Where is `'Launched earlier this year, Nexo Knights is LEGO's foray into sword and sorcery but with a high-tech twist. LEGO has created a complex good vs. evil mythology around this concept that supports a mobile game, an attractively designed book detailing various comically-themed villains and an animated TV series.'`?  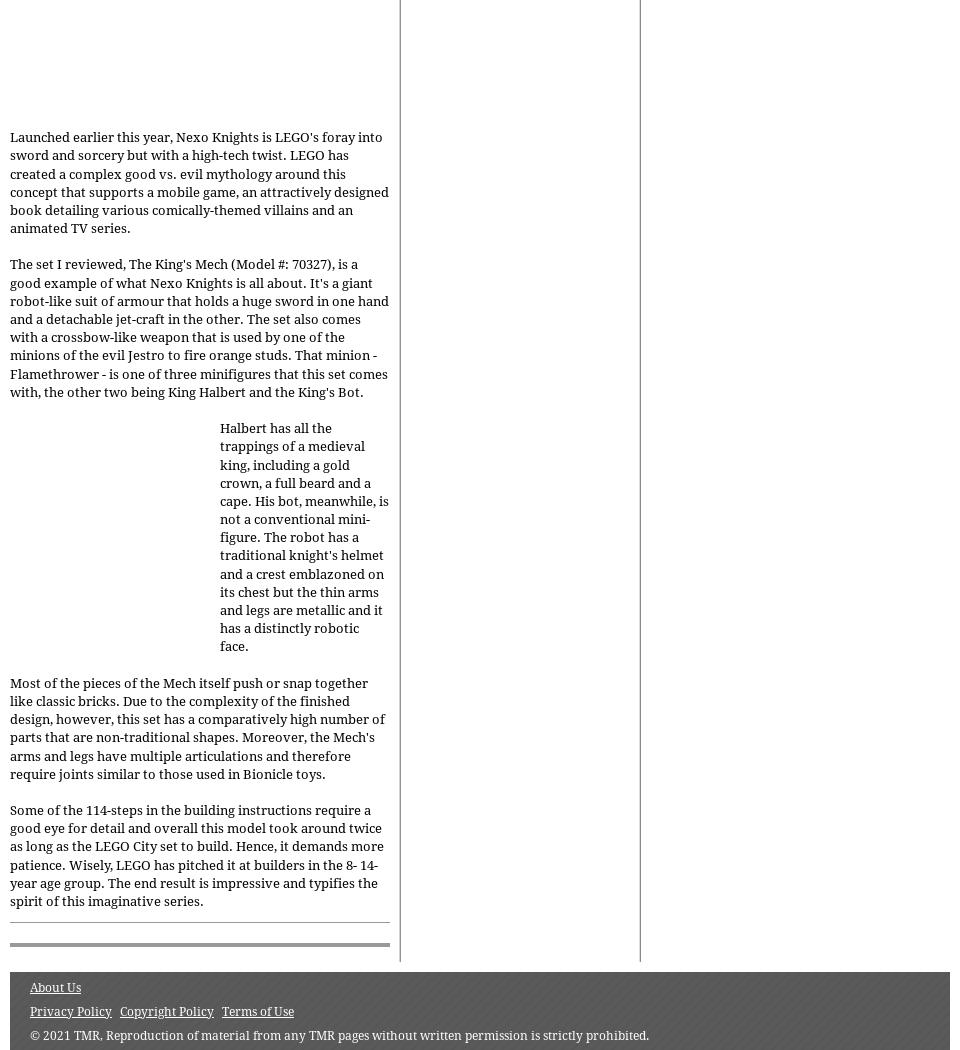 'Launched earlier this year, Nexo Knights is LEGO's foray into sword and sorcery but with a high-tech twist. LEGO has created a complex good vs. evil mythology around this concept that supports a mobile game, an attractively designed book detailing various comically-themed villains and an animated TV series.' is located at coordinates (199, 183).